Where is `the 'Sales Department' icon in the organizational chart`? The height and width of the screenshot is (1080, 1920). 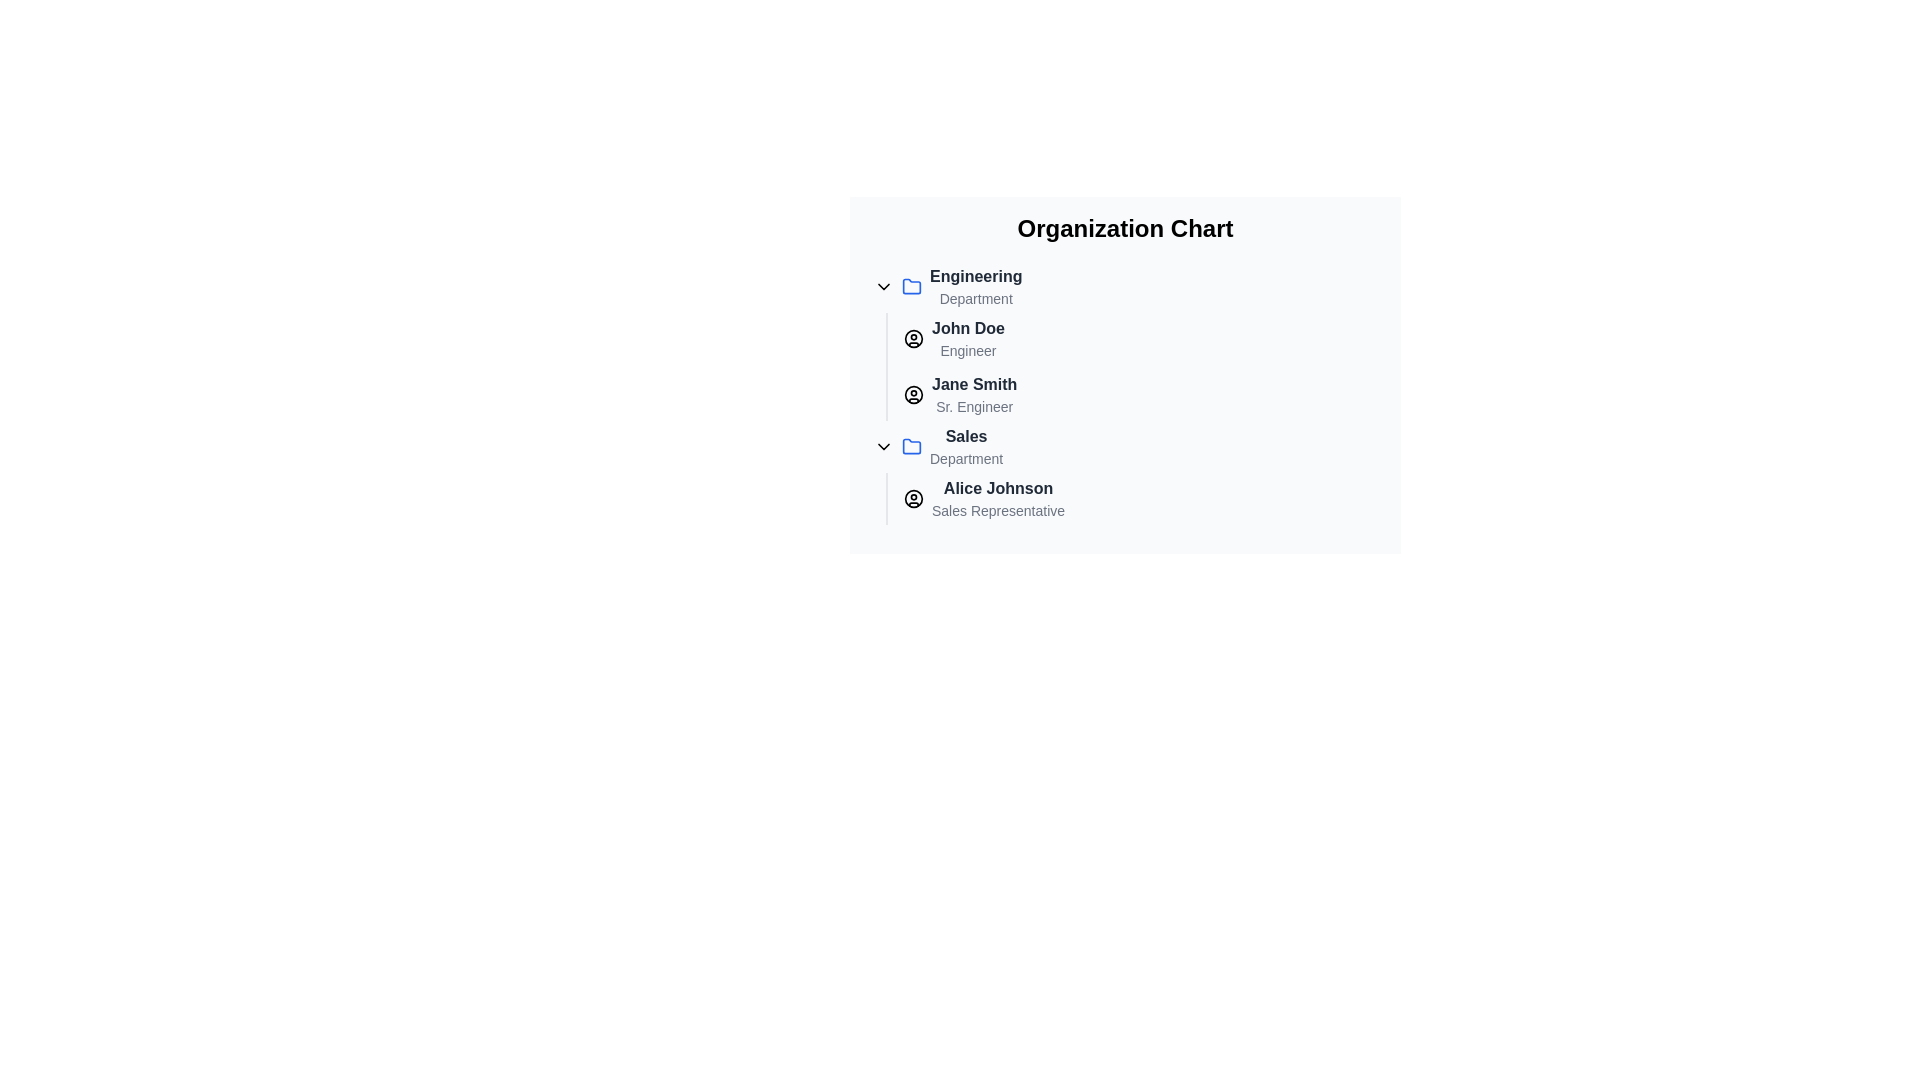 the 'Sales Department' icon in the organizational chart is located at coordinates (911, 445).